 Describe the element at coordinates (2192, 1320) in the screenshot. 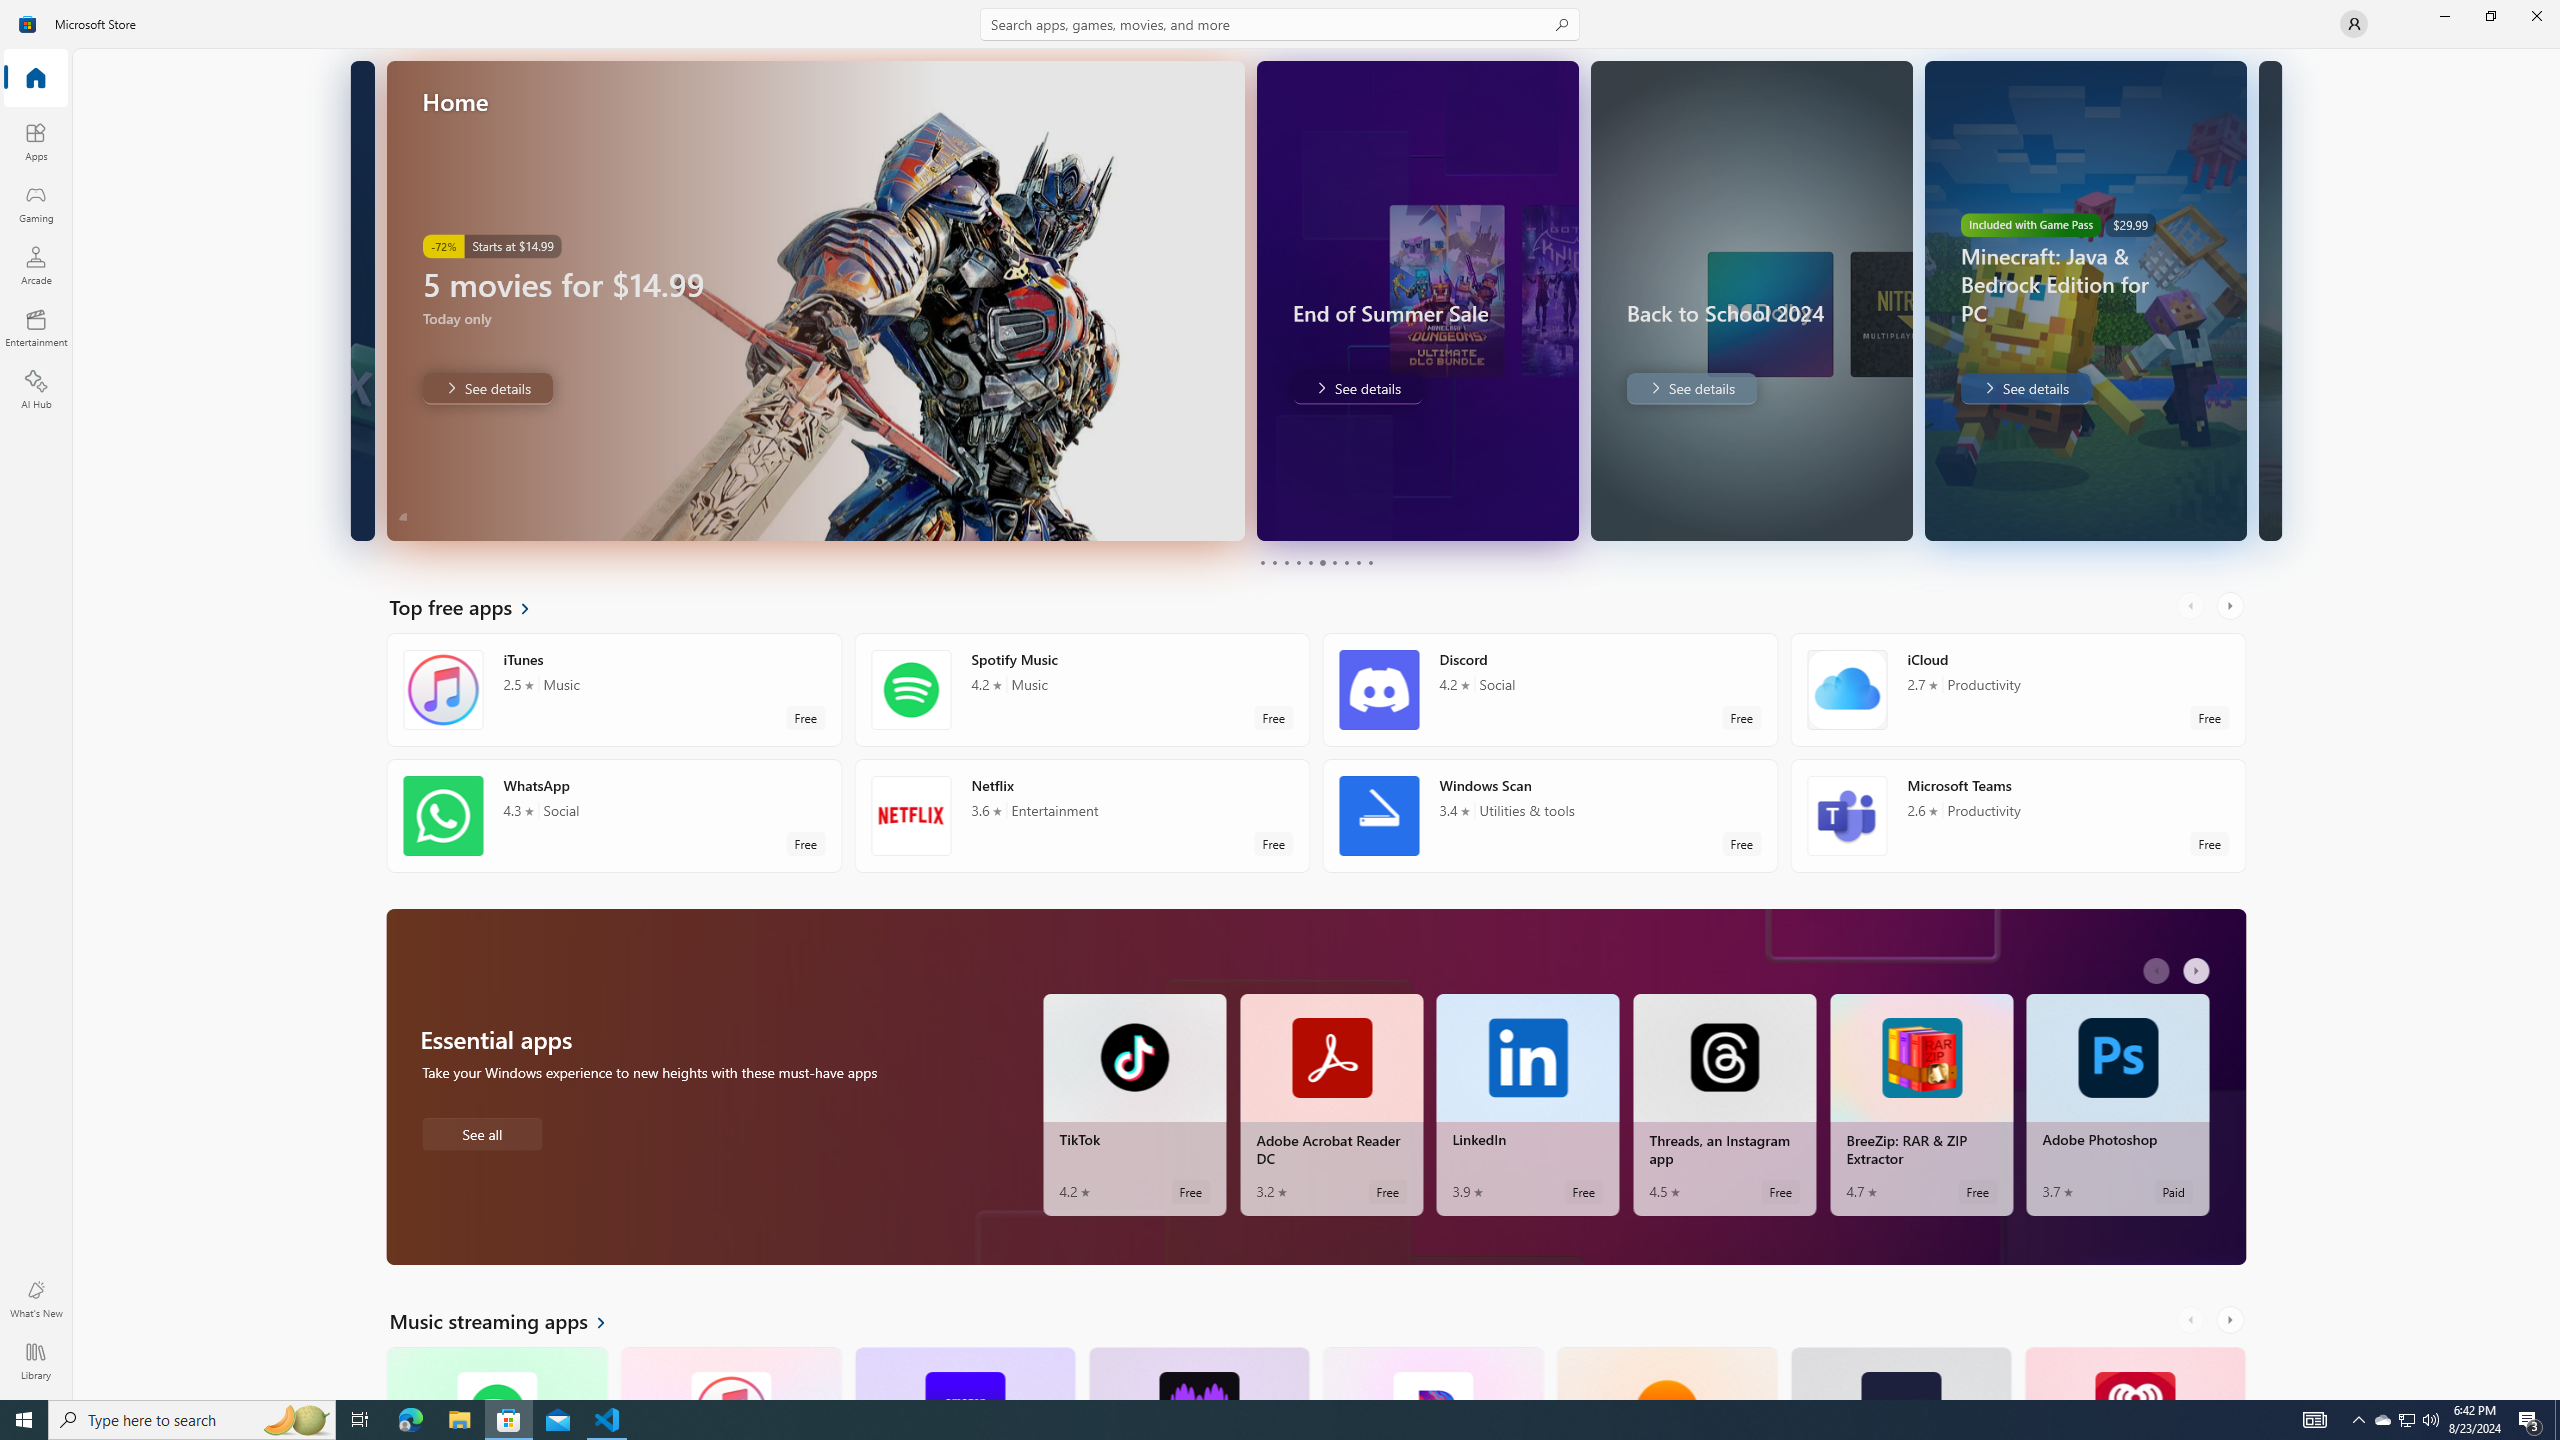

I see `'AutomationID: LeftScrollButton'` at that location.